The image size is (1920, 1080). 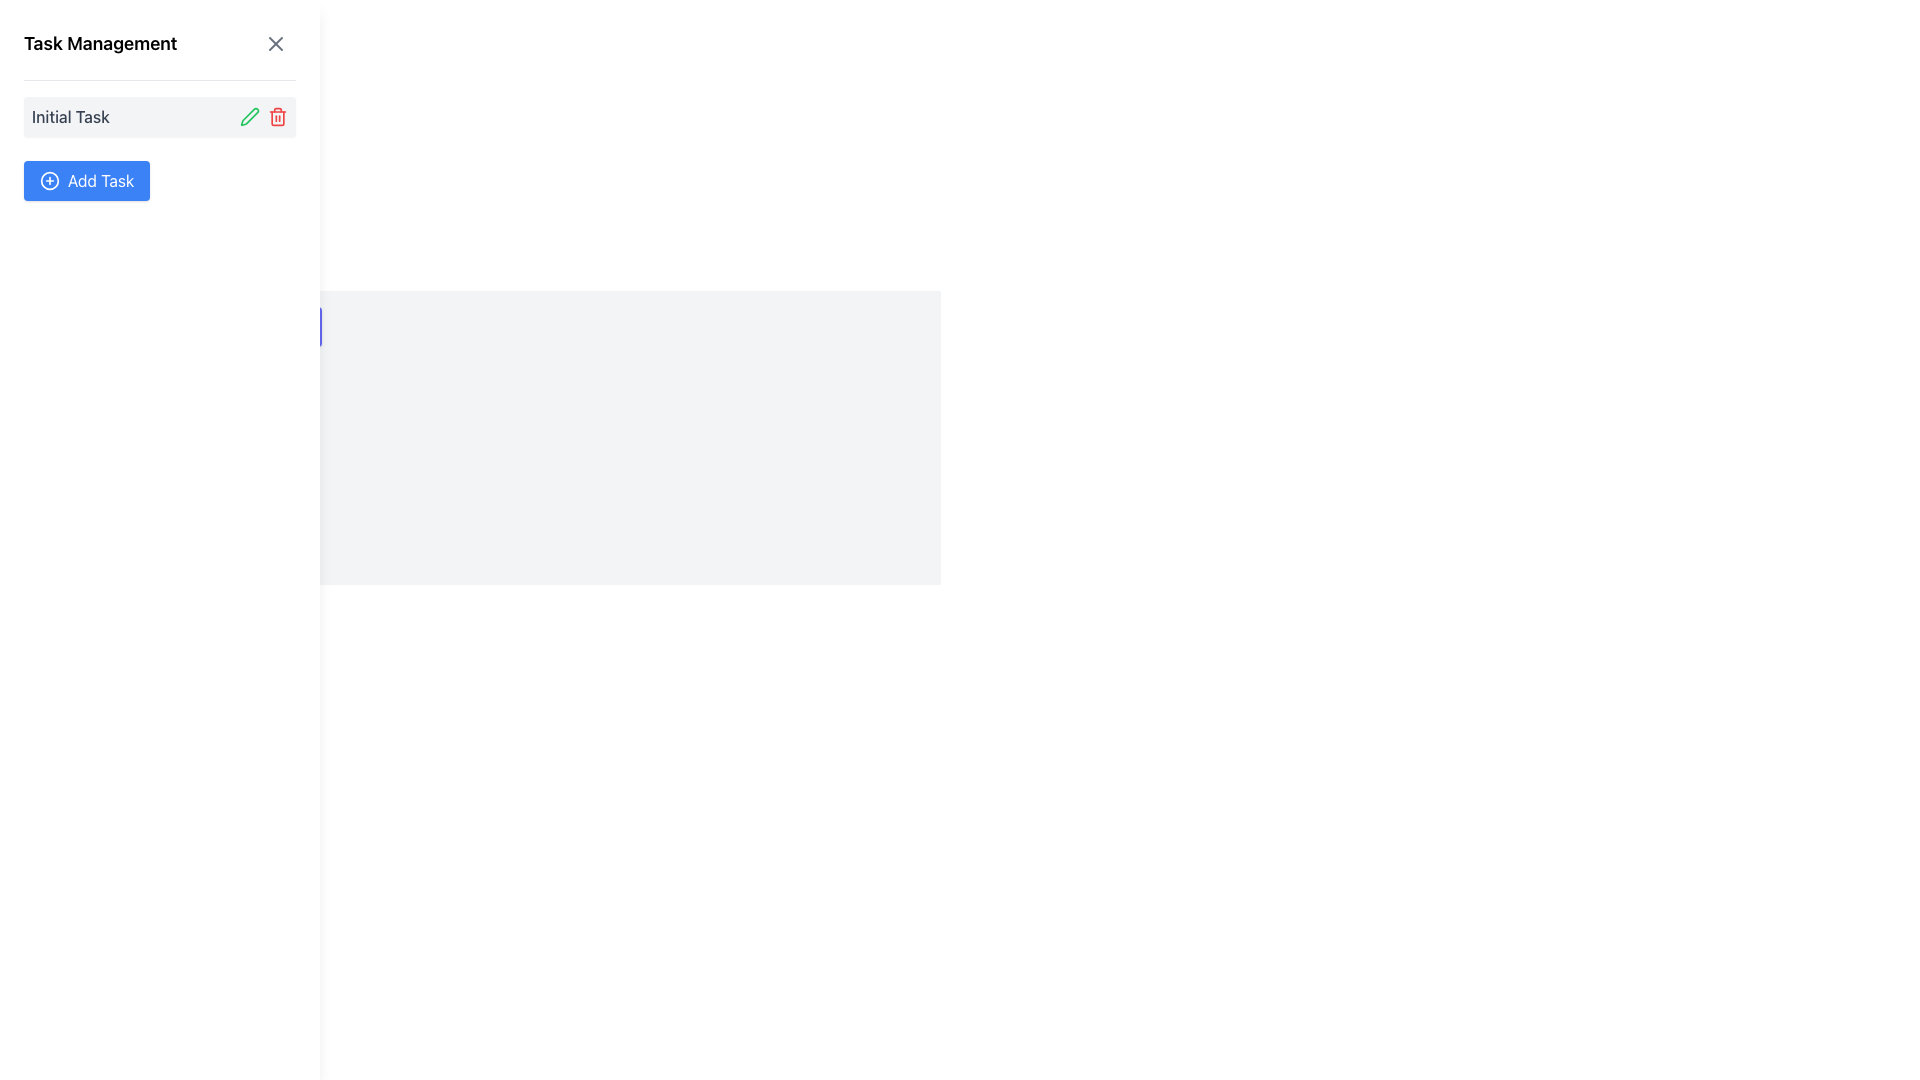 What do you see at coordinates (277, 118) in the screenshot?
I see `the lower part of the trash bin icon, which is outlined and located on the right side of the task management interface` at bounding box center [277, 118].